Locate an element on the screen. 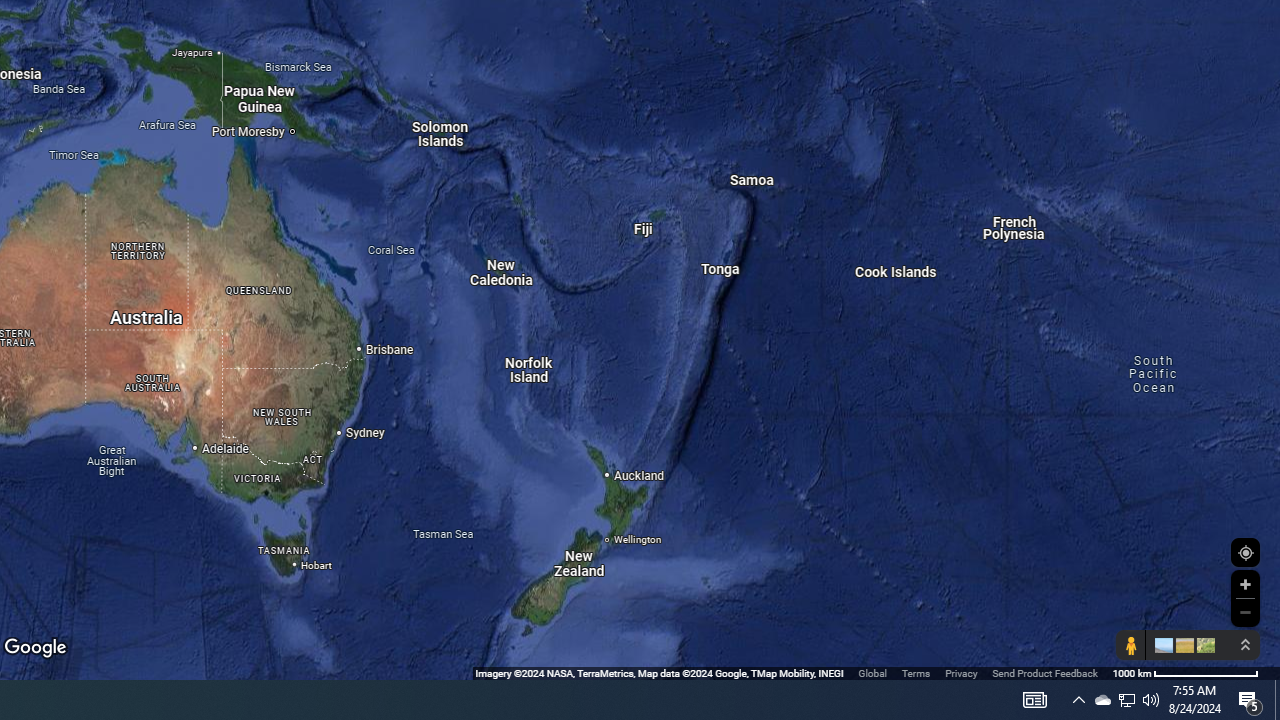 The height and width of the screenshot is (720, 1280). '1000 km' is located at coordinates (1185, 673).